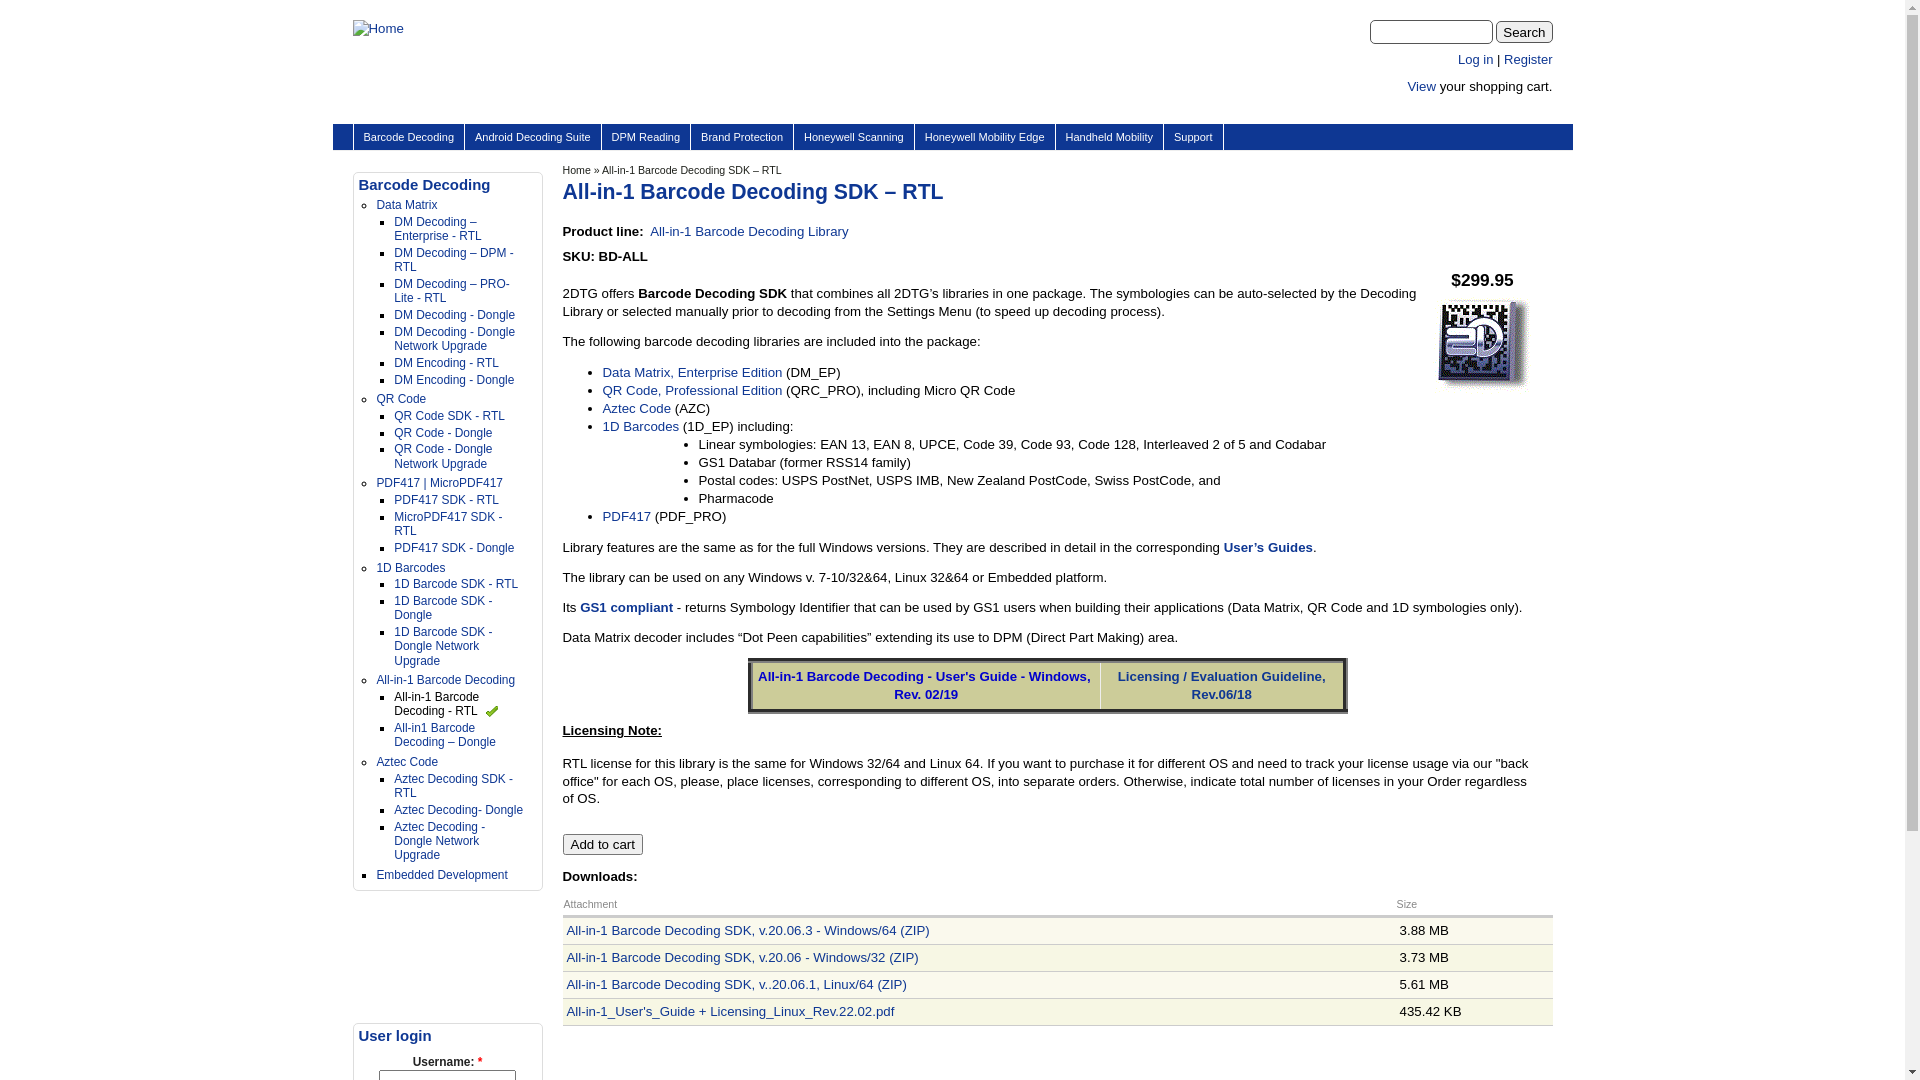 The image size is (1920, 1080). What do you see at coordinates (438, 482) in the screenshot?
I see `'PDF417 | MicroPDF417'` at bounding box center [438, 482].